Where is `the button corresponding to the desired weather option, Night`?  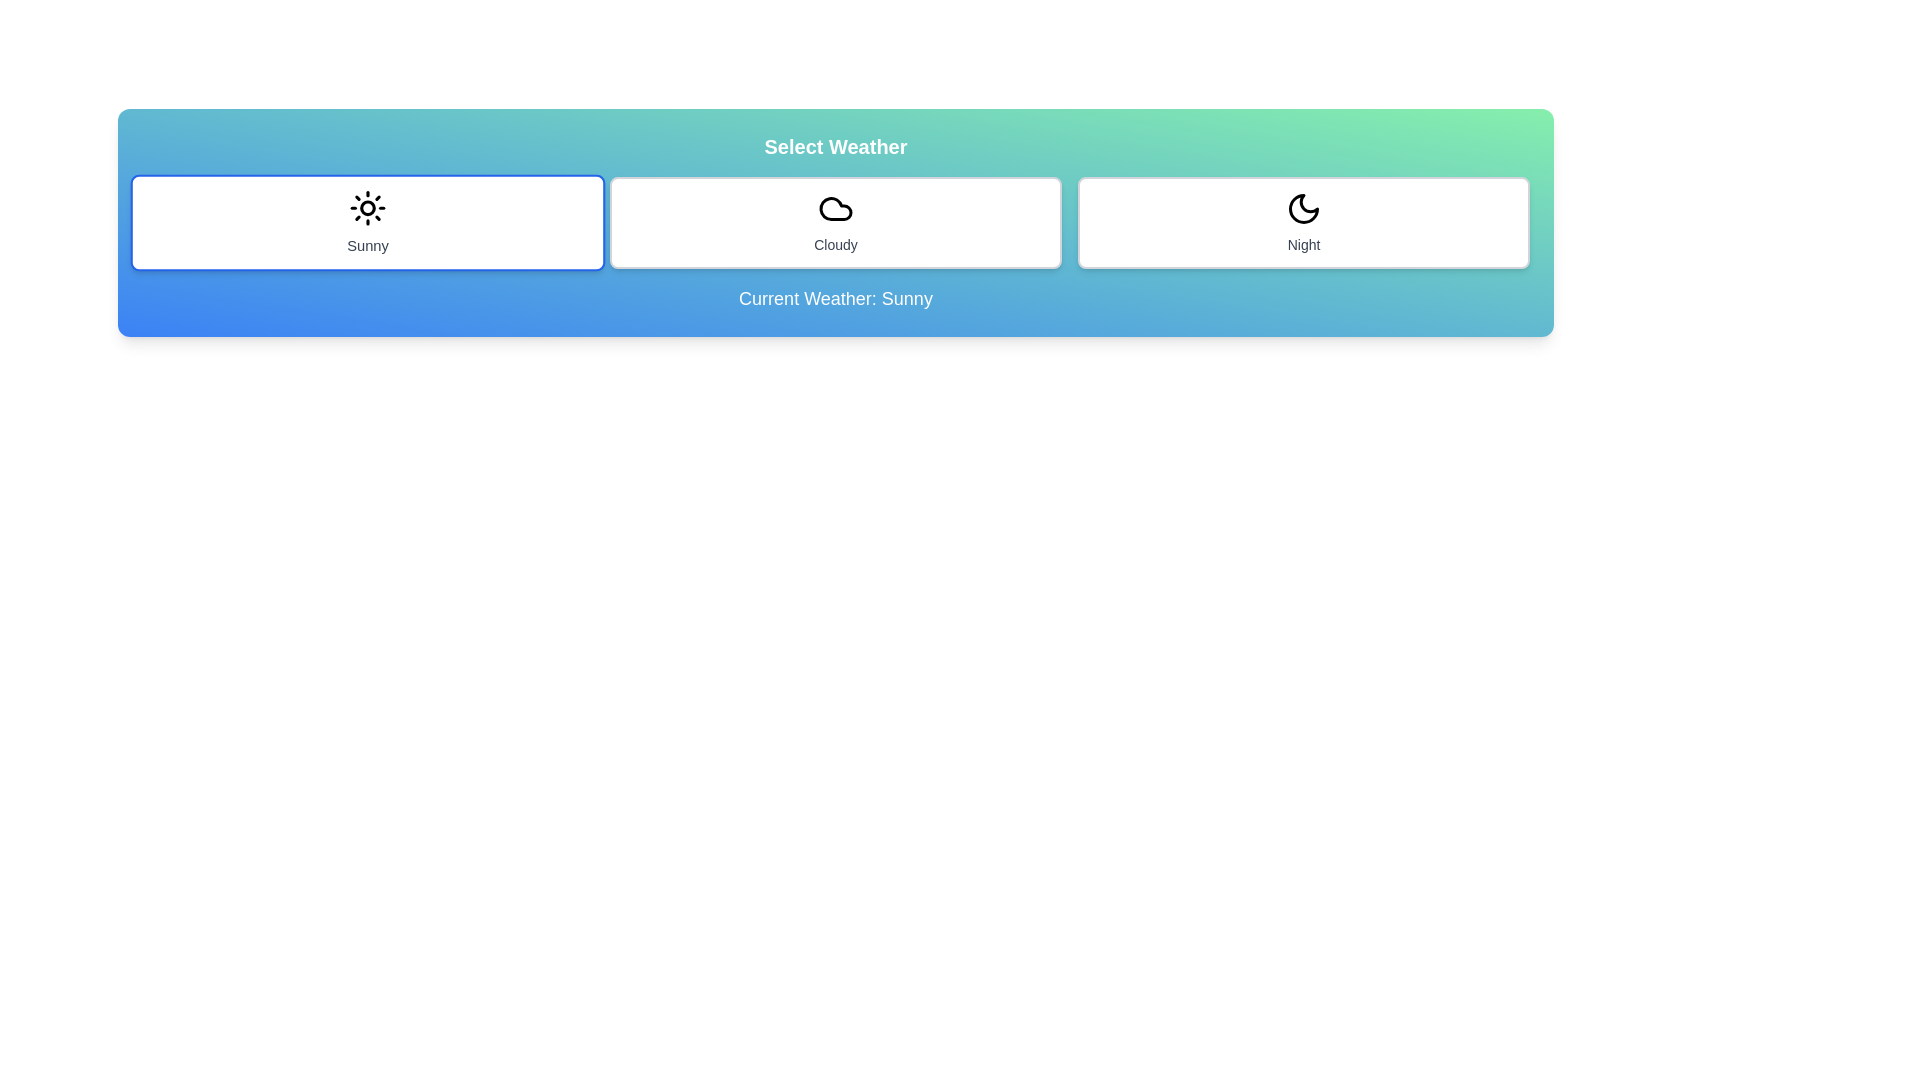
the button corresponding to the desired weather option, Night is located at coordinates (1304, 223).